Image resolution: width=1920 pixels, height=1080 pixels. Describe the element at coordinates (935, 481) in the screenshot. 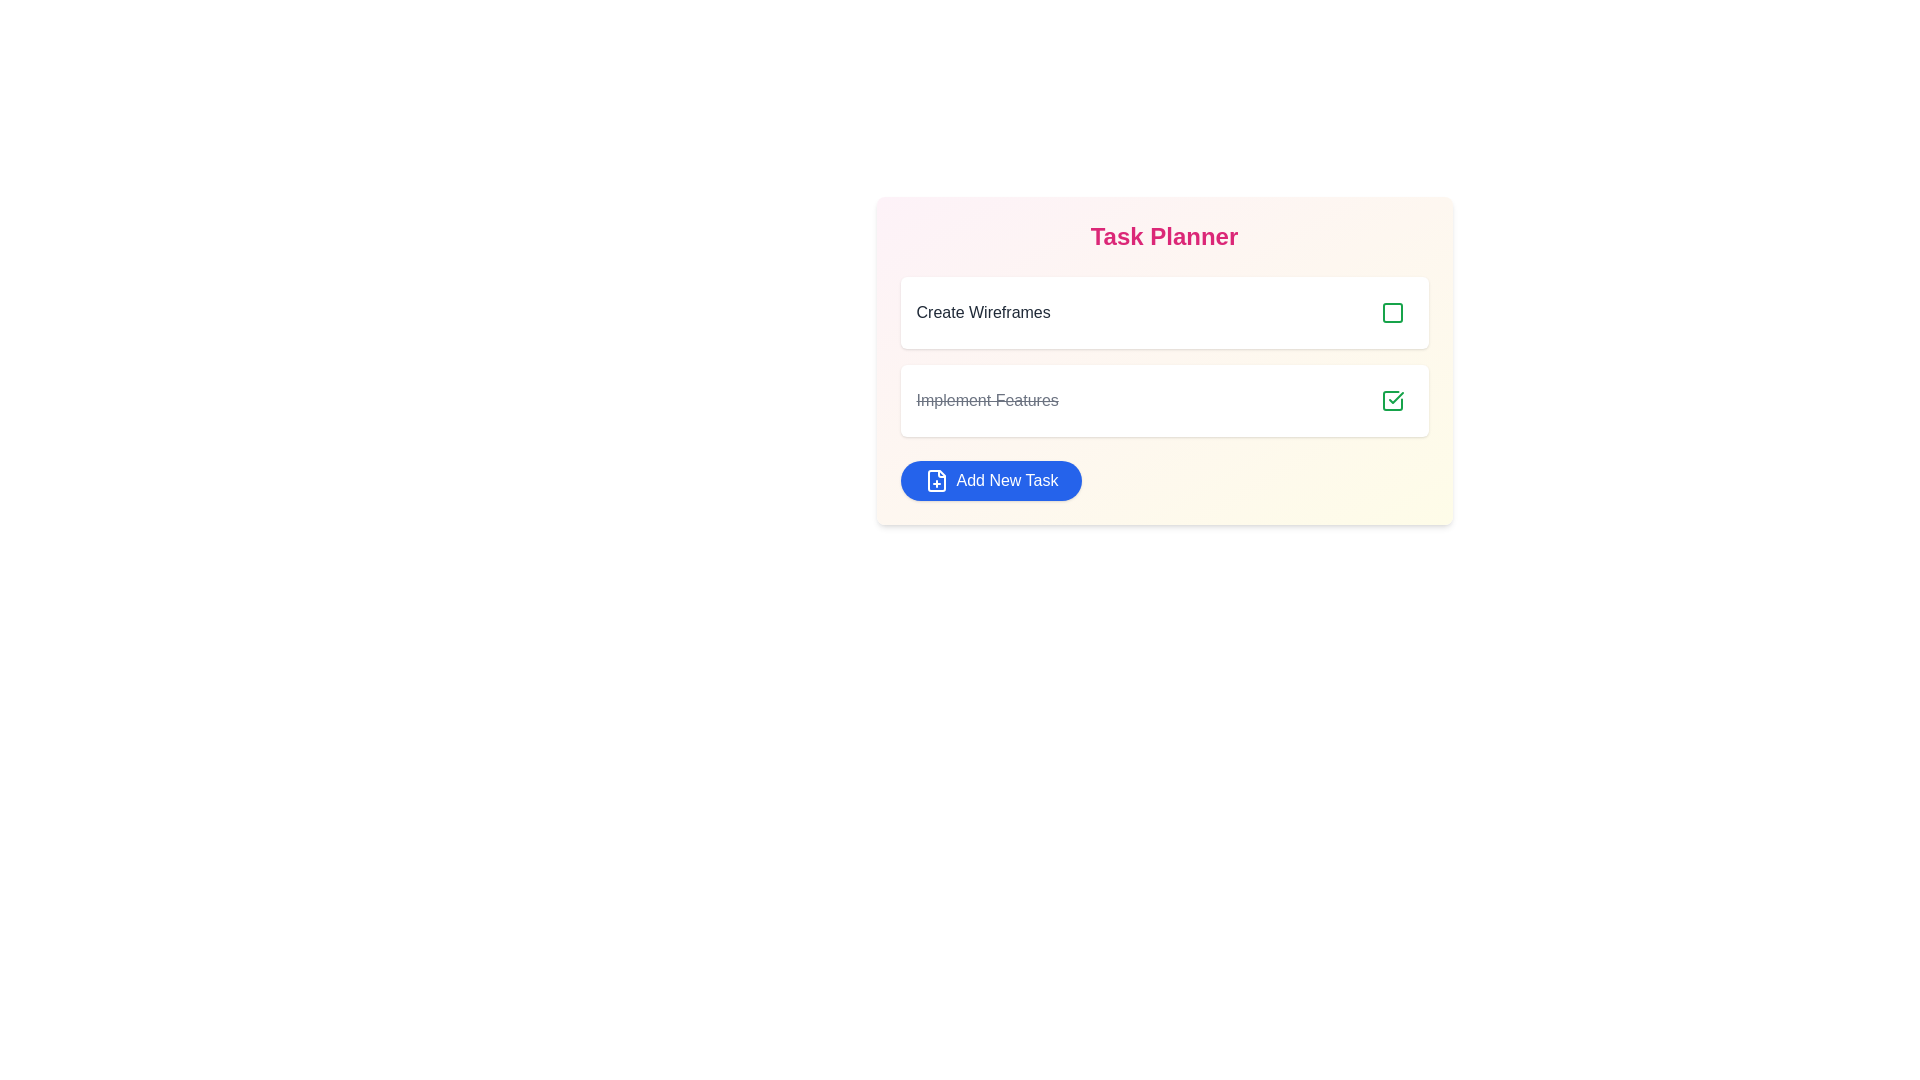

I see `the icon on the left side of the 'Add New Task' button, located at the bottom of the layout and aligned centrally horizontally` at that location.